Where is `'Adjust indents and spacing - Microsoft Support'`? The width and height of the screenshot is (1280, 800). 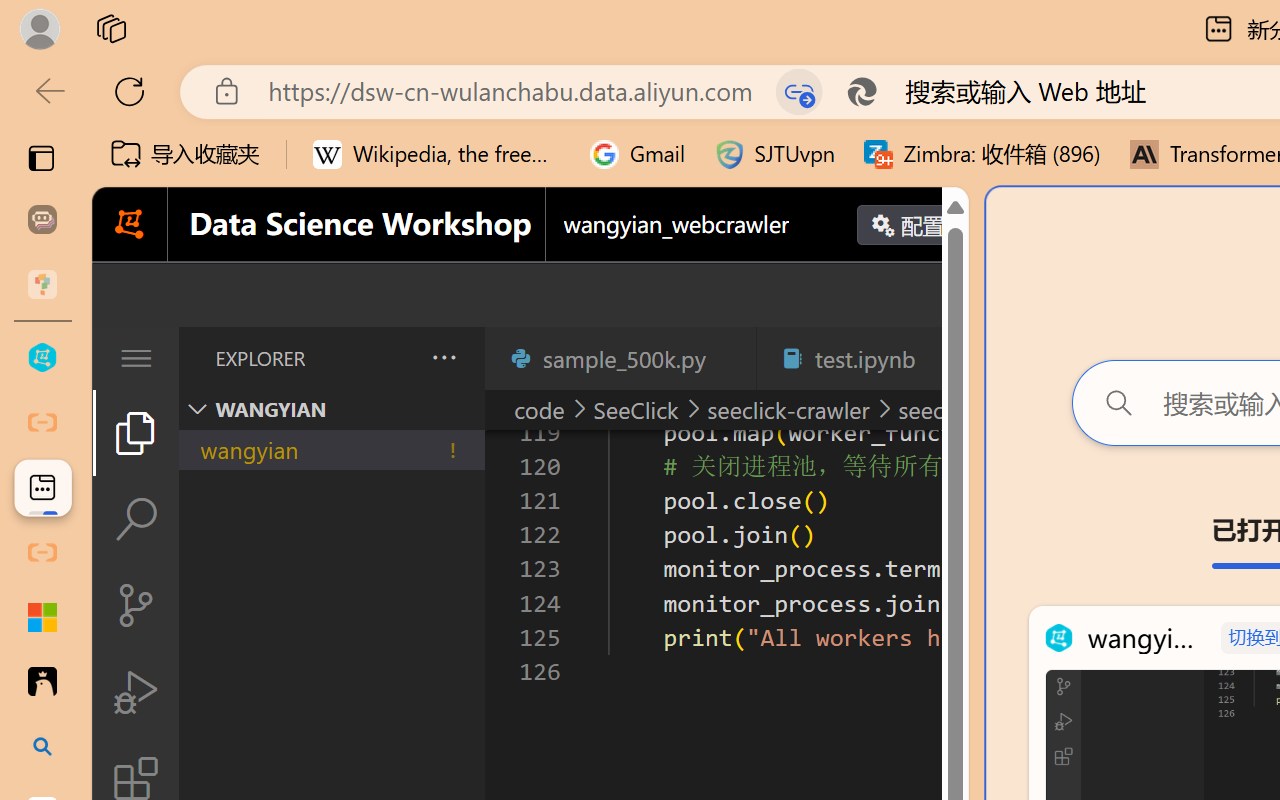 'Adjust indents and spacing - Microsoft Support' is located at coordinates (42, 617).